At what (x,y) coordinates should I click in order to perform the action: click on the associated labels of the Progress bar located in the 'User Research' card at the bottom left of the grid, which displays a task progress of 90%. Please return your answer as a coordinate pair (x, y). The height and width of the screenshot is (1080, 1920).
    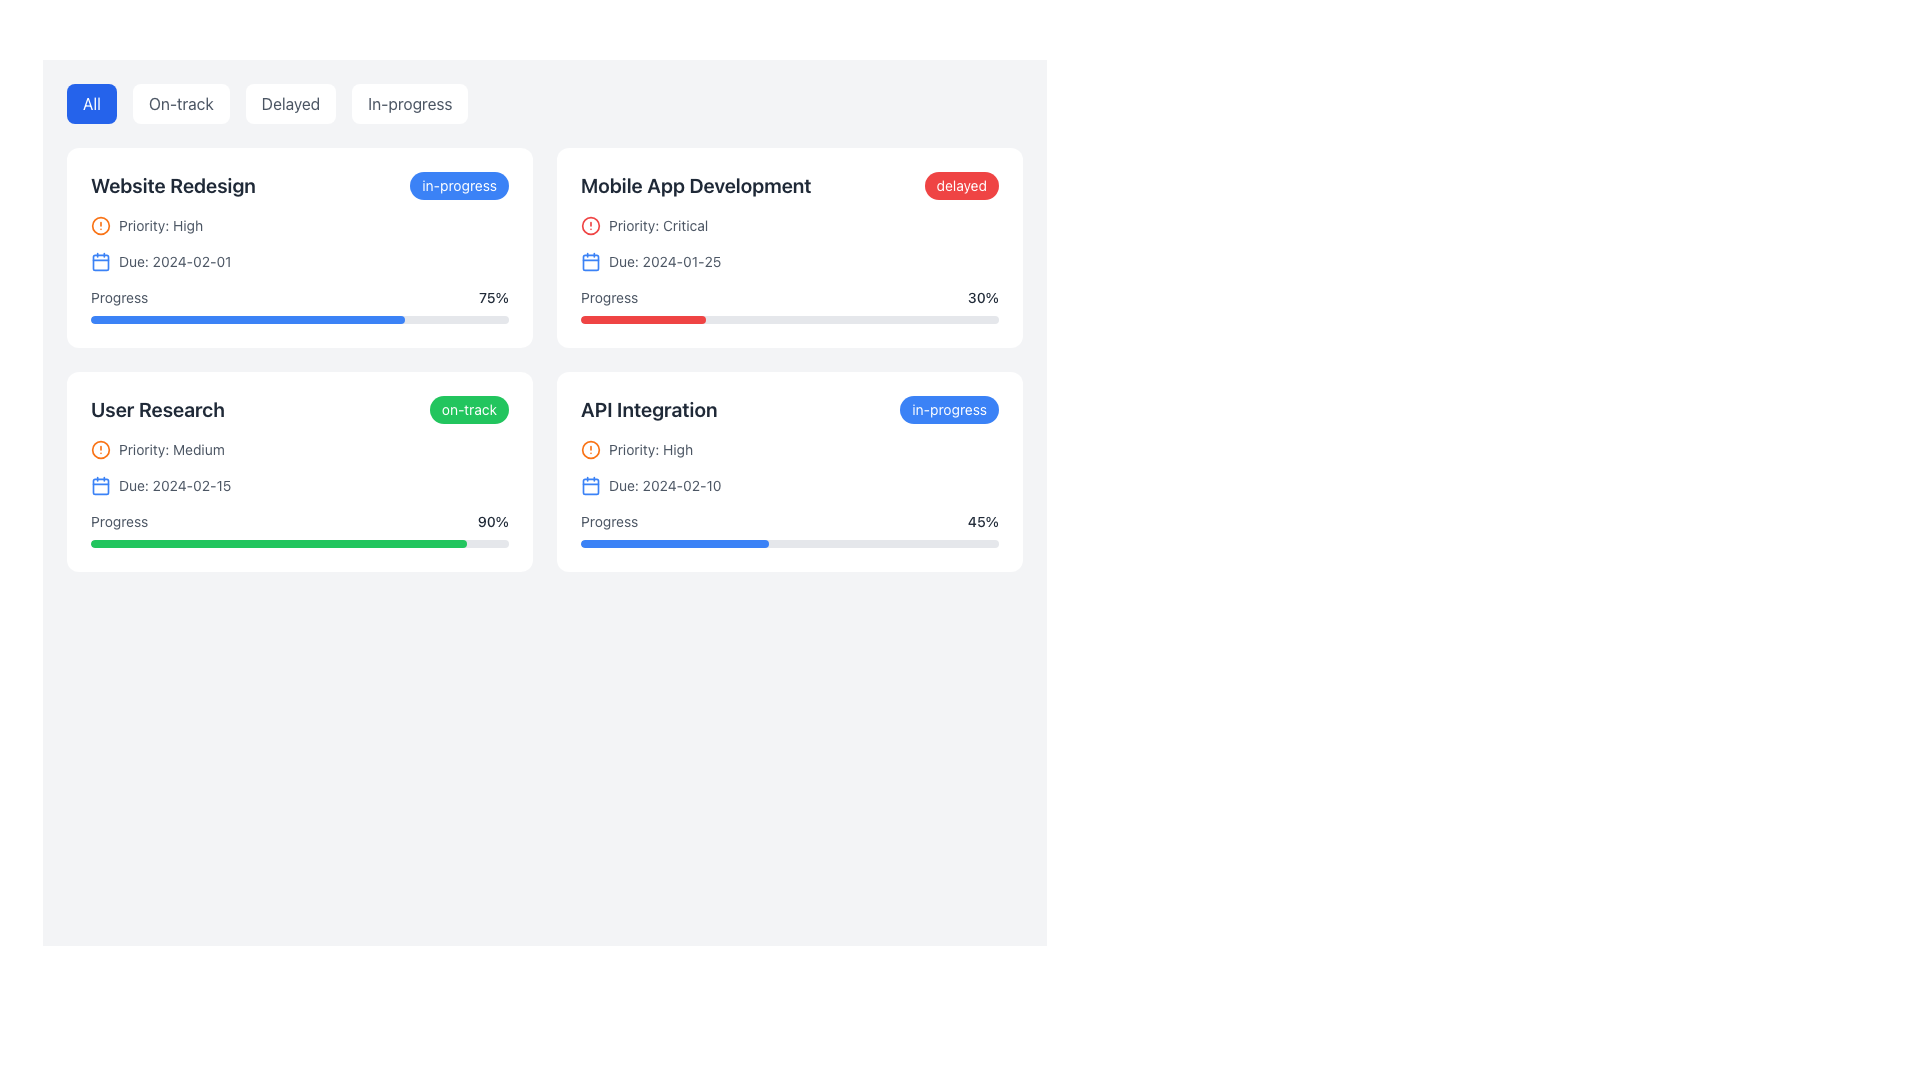
    Looking at the image, I should click on (298, 528).